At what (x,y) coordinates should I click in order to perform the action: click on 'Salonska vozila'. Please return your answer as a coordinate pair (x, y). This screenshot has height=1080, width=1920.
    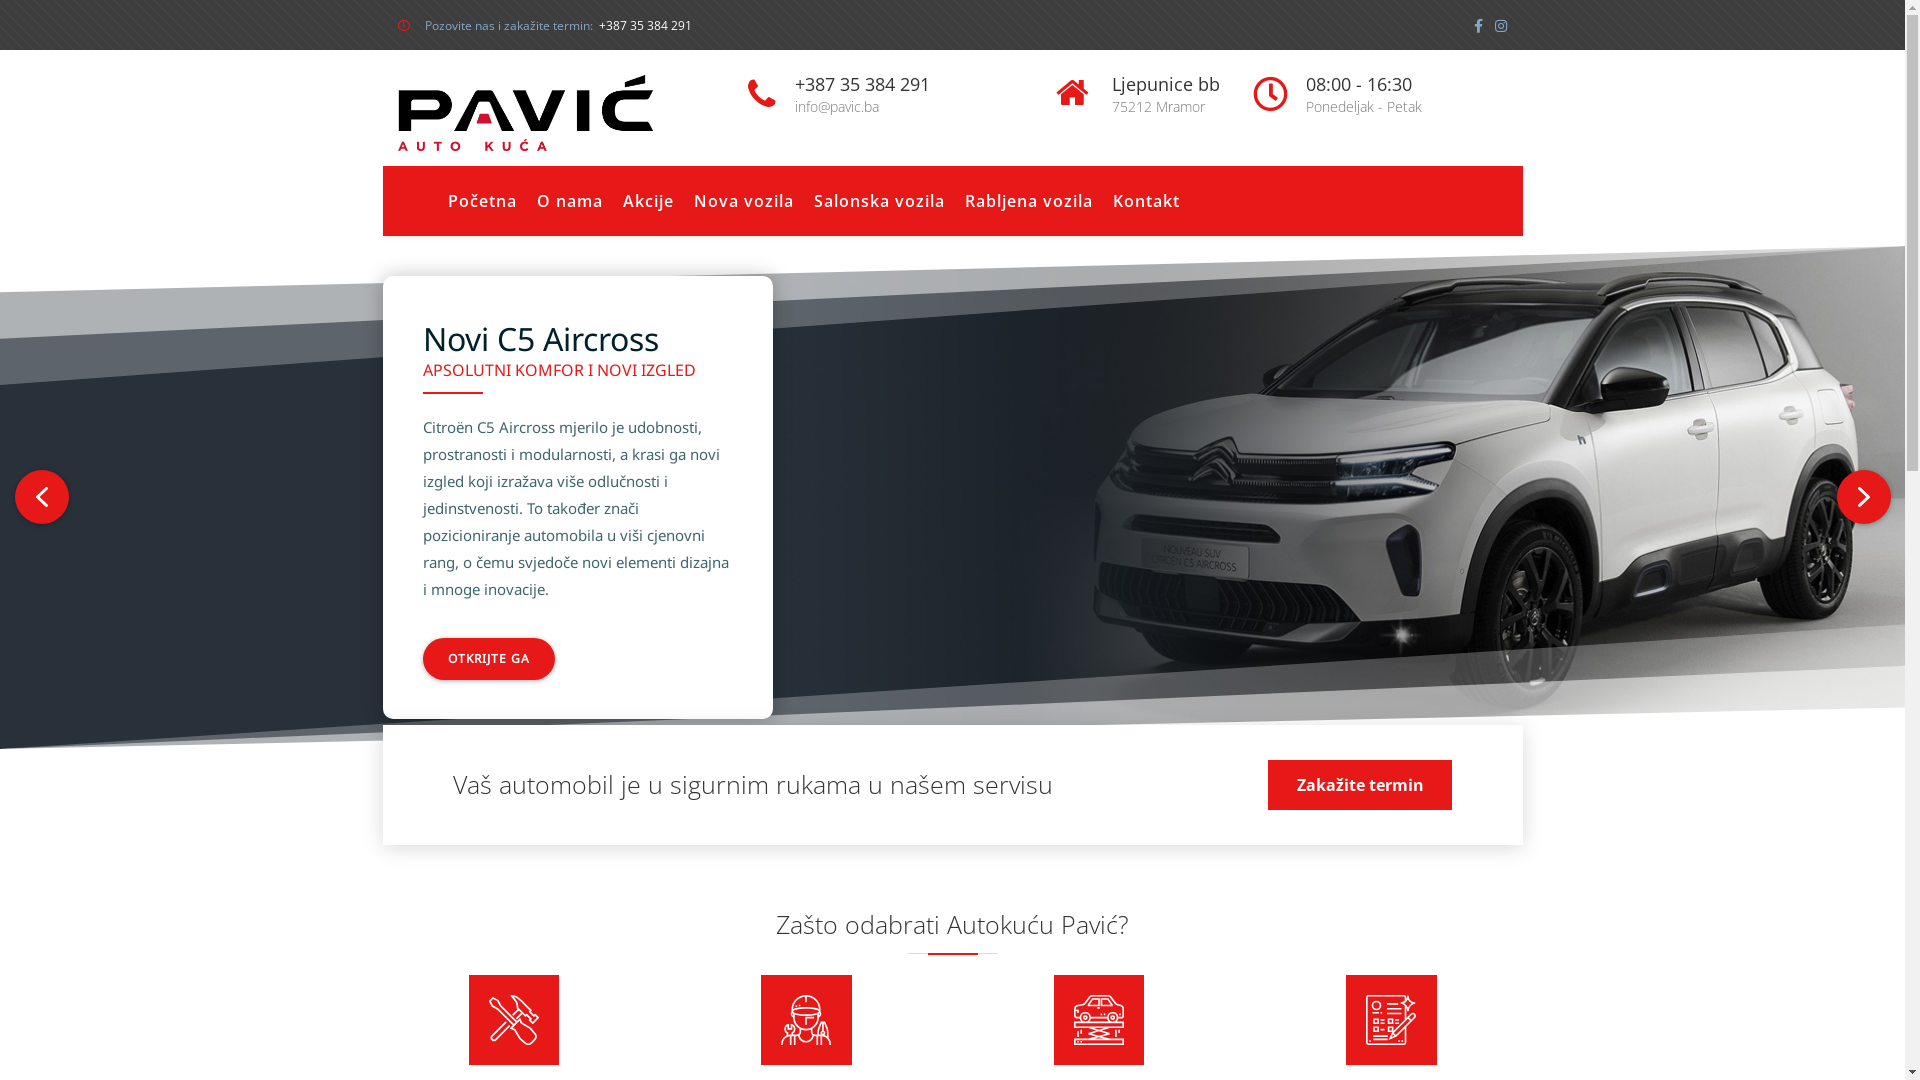
    Looking at the image, I should click on (879, 200).